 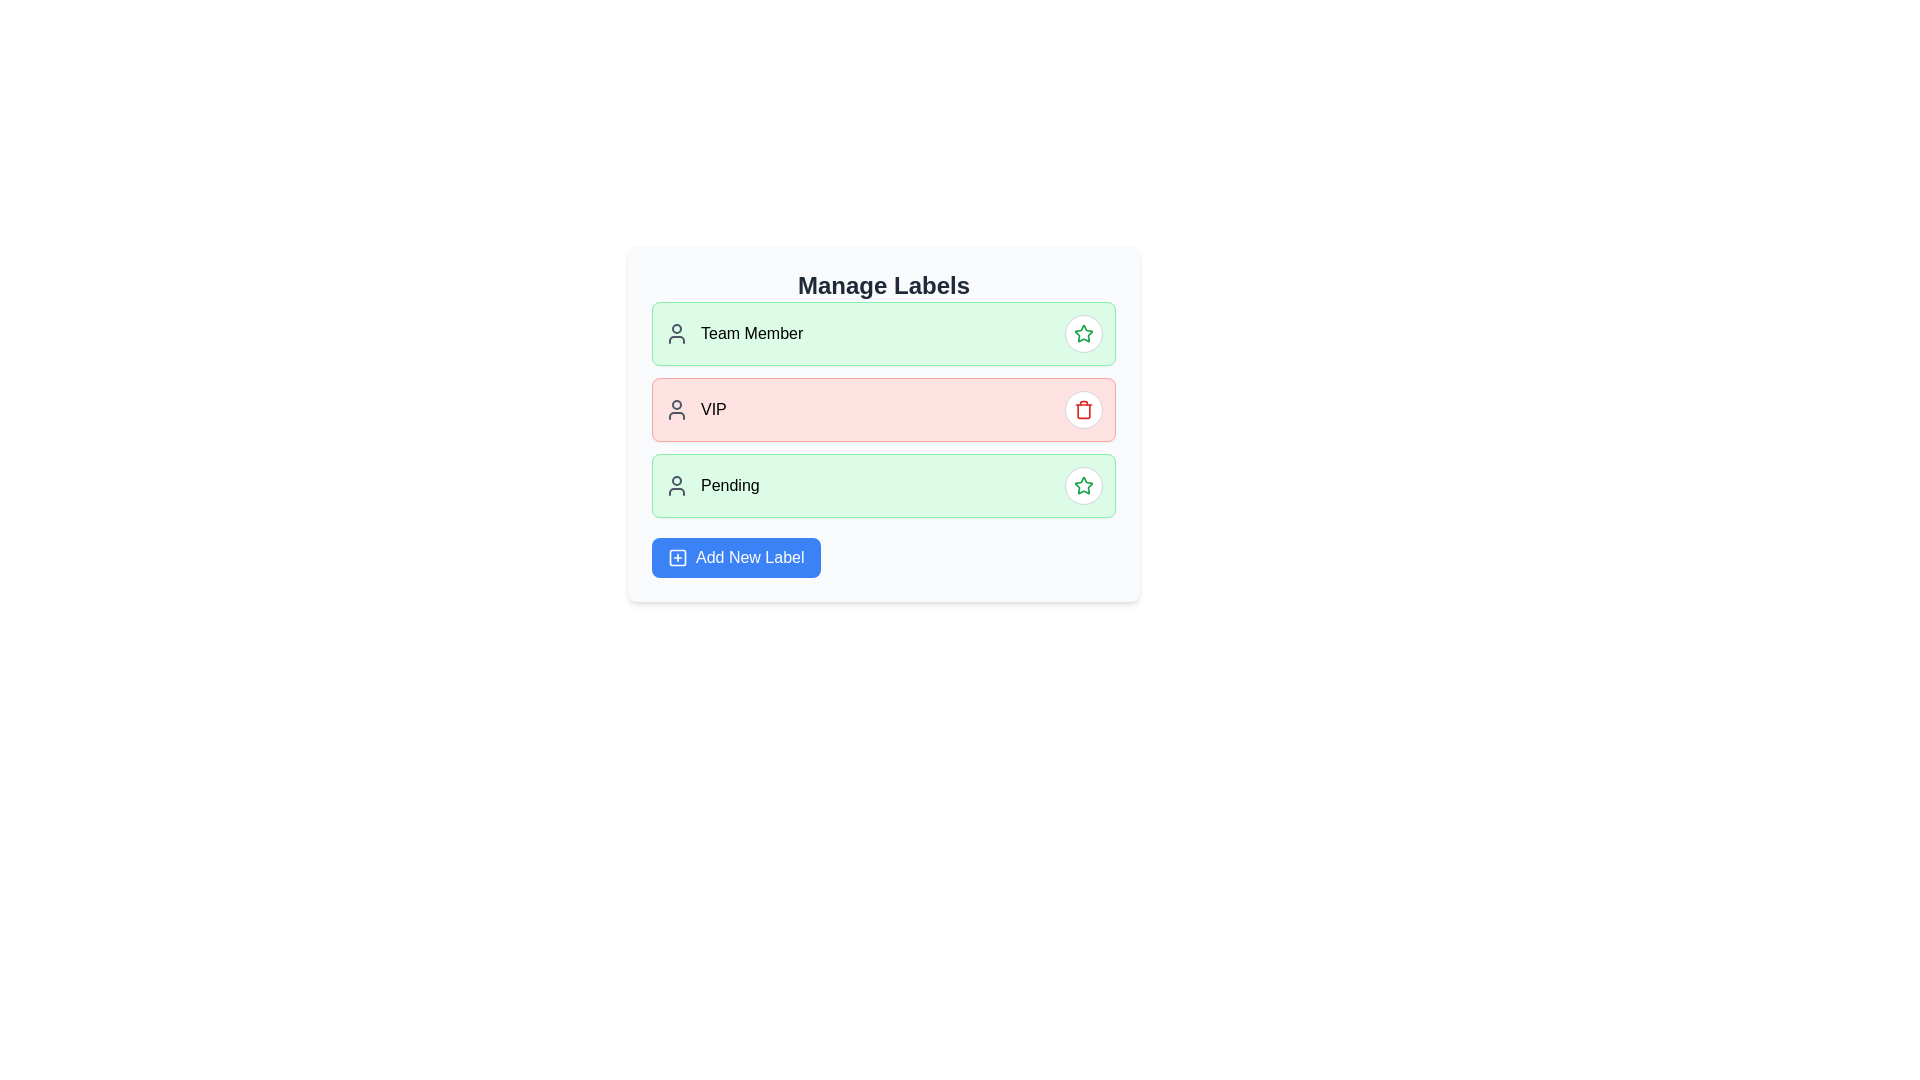 I want to click on the user icon located in the green-bordered rectangular section labeled 'Pending', positioned on the left side of the section next to the text, so click(x=676, y=486).